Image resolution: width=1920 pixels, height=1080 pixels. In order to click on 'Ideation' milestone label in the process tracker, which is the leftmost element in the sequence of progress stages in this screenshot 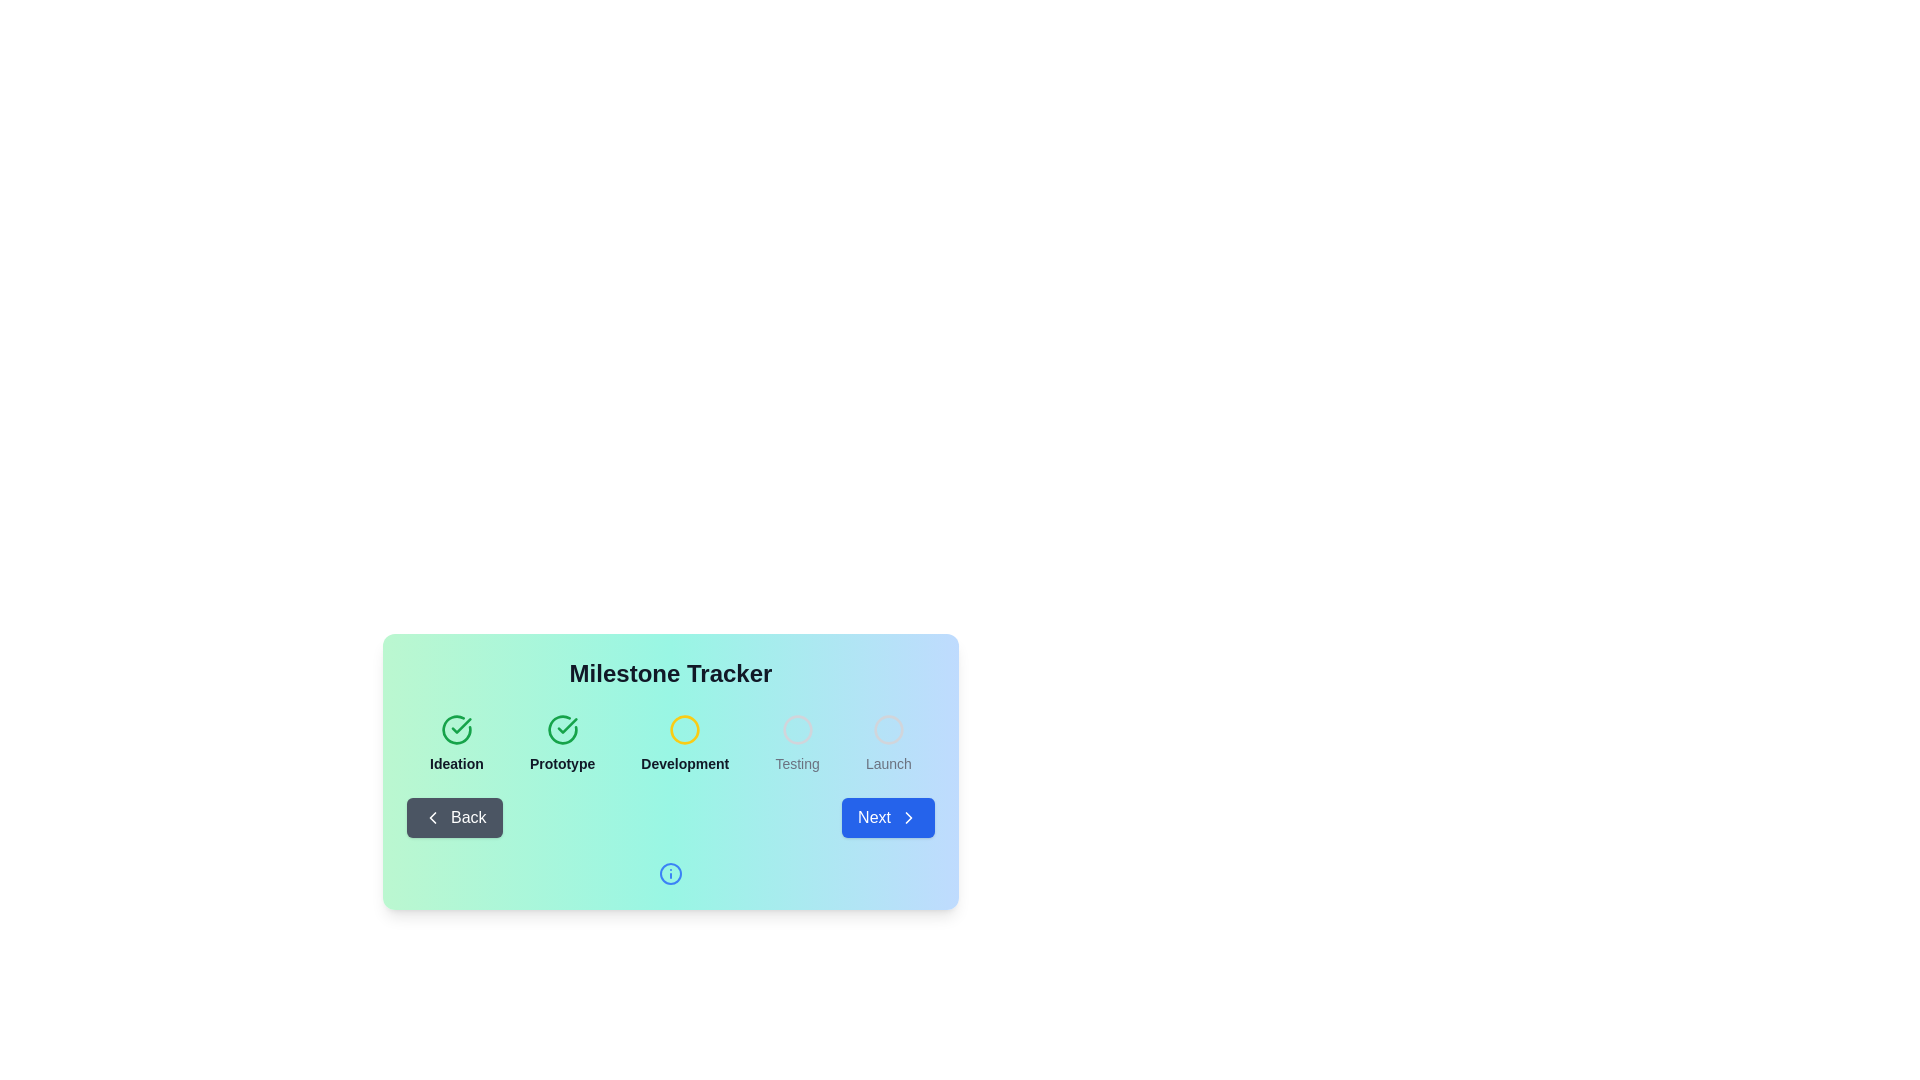, I will do `click(455, 744)`.